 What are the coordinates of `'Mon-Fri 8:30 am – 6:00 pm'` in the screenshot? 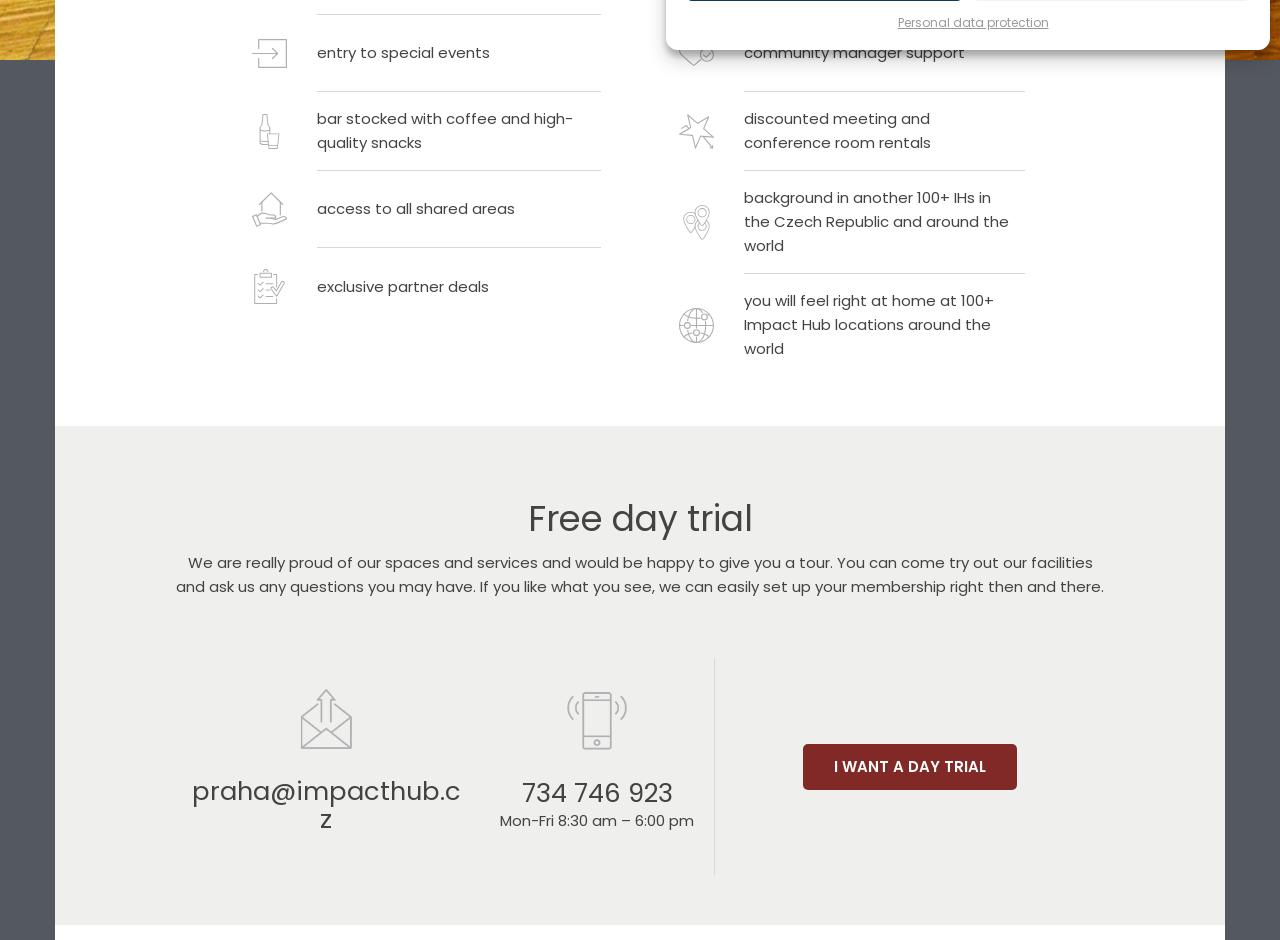 It's located at (595, 820).